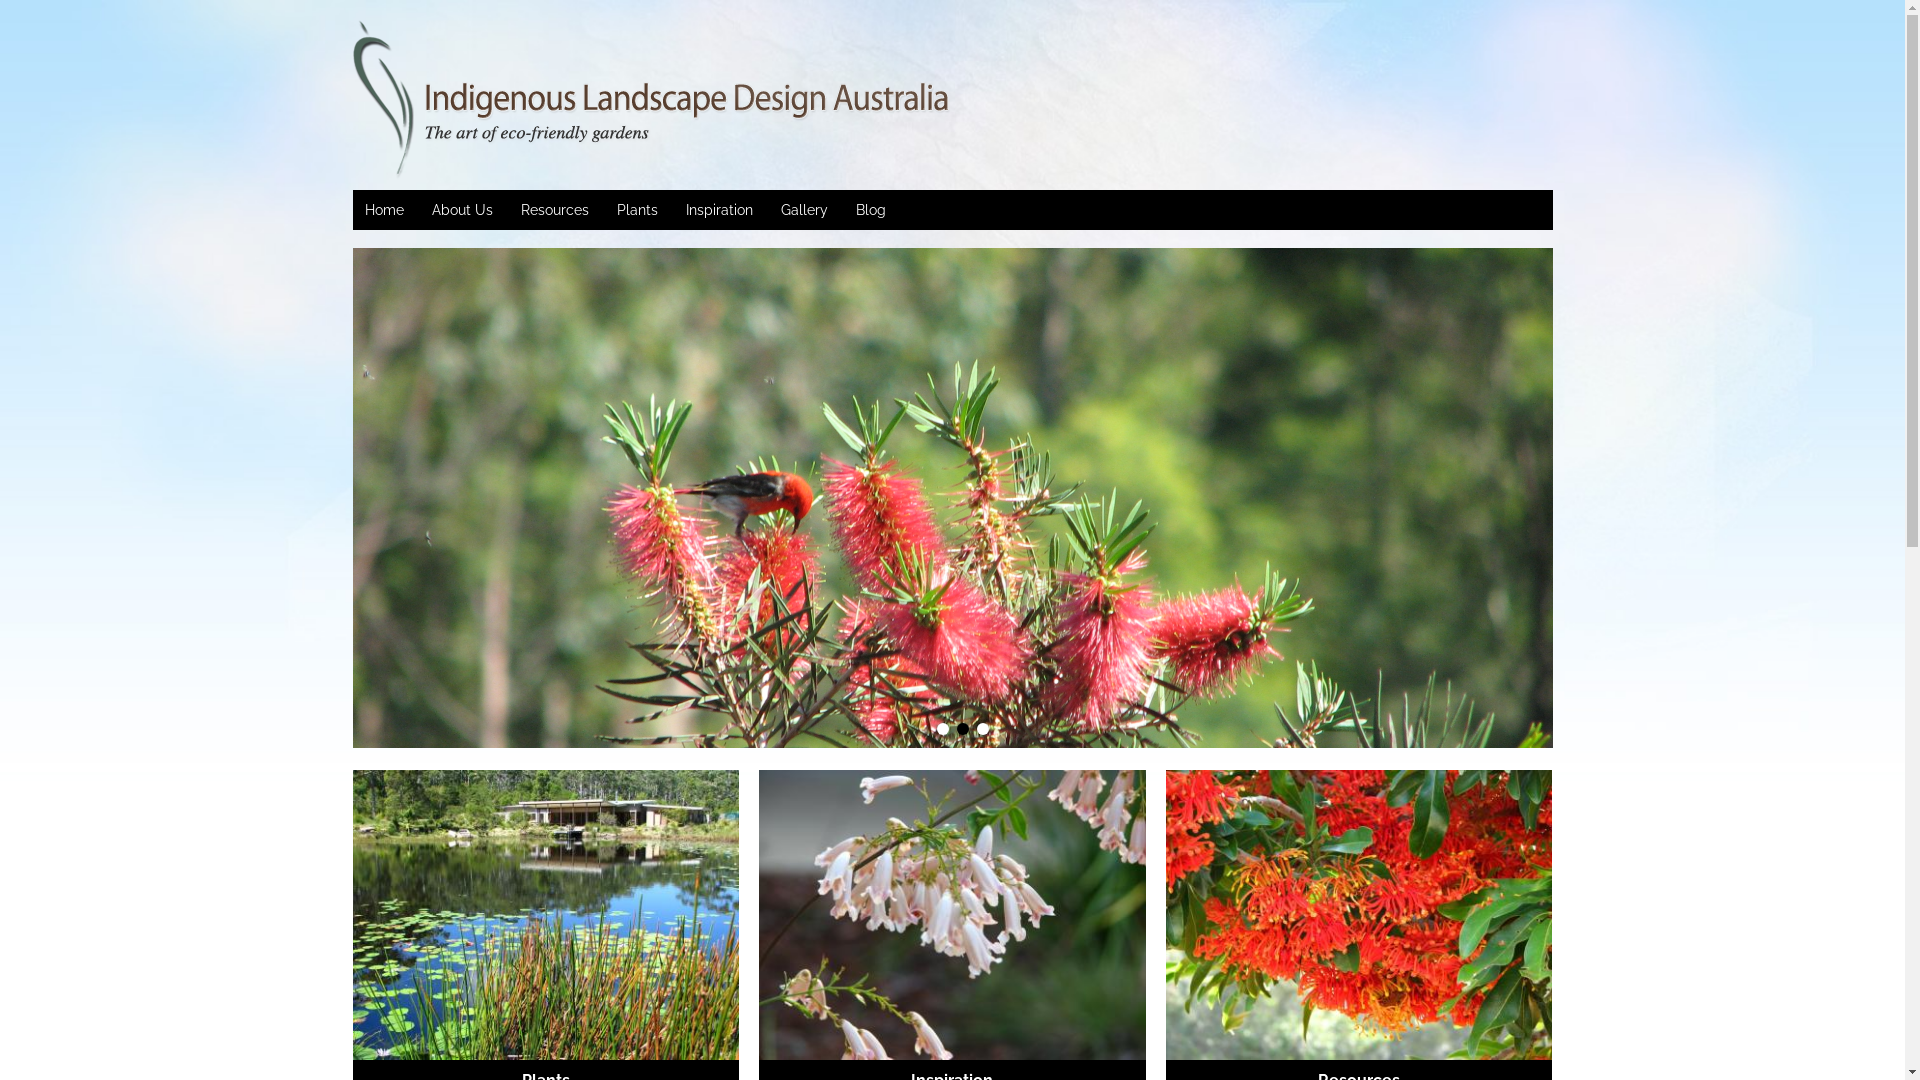 Image resolution: width=1920 pixels, height=1080 pixels. I want to click on 'Indigenous Landscape Design Australia', so click(502, 100).